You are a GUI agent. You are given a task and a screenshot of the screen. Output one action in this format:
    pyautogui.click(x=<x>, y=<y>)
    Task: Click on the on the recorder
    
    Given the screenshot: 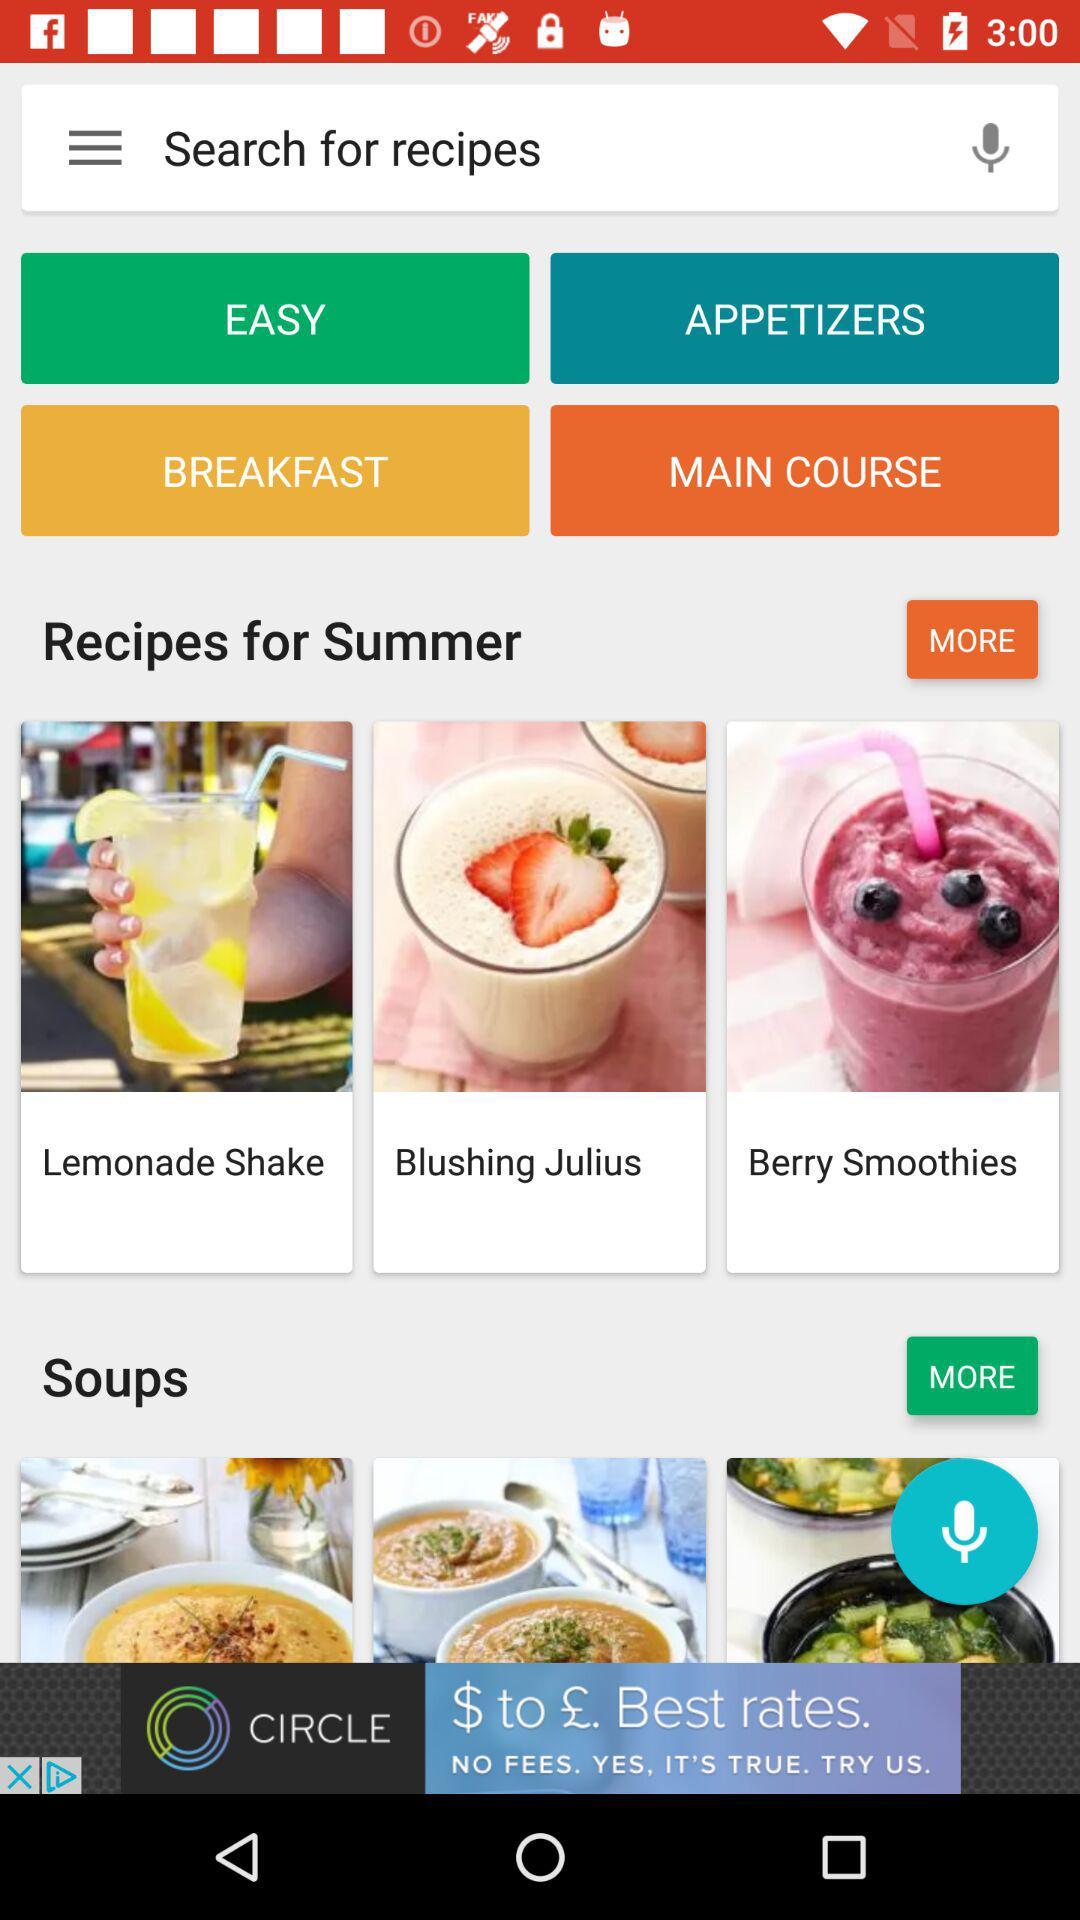 What is the action you would take?
    pyautogui.click(x=963, y=1530)
    